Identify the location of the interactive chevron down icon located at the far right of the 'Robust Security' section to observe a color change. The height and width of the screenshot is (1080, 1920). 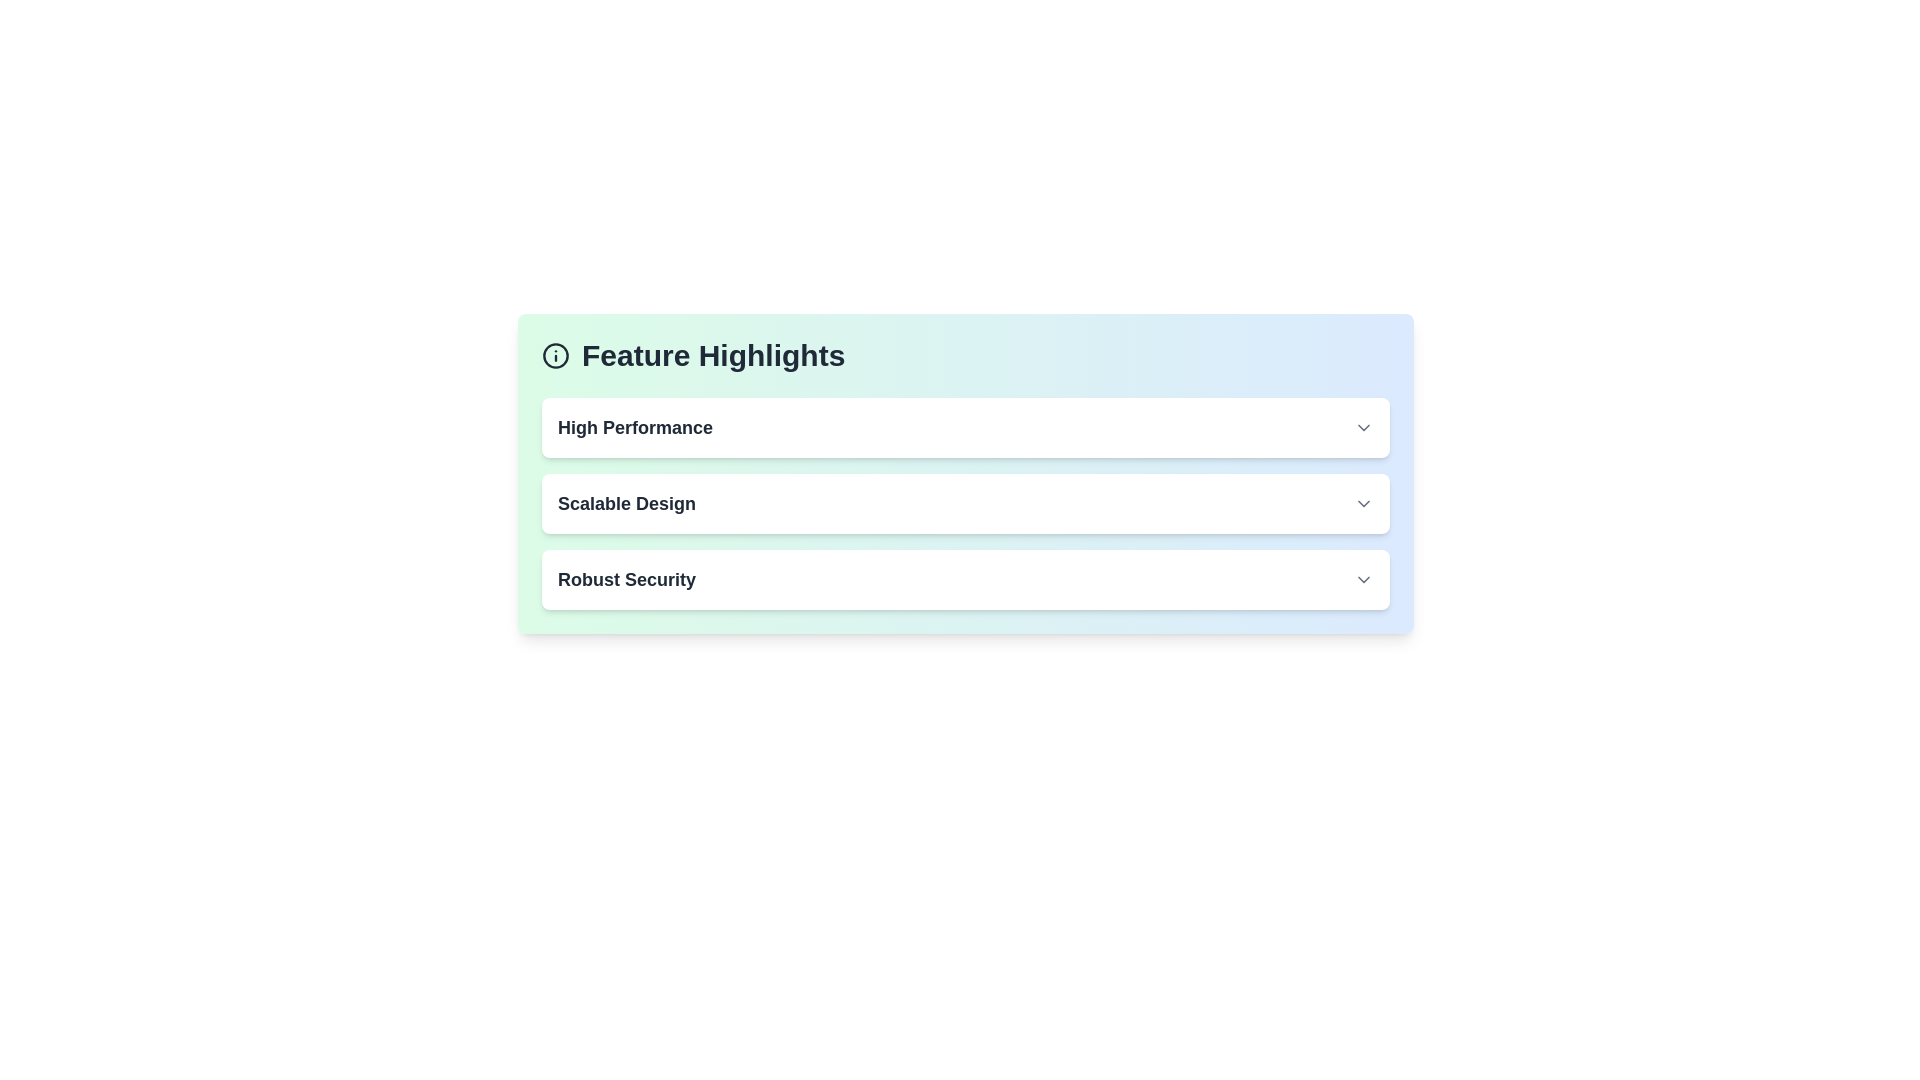
(1362, 579).